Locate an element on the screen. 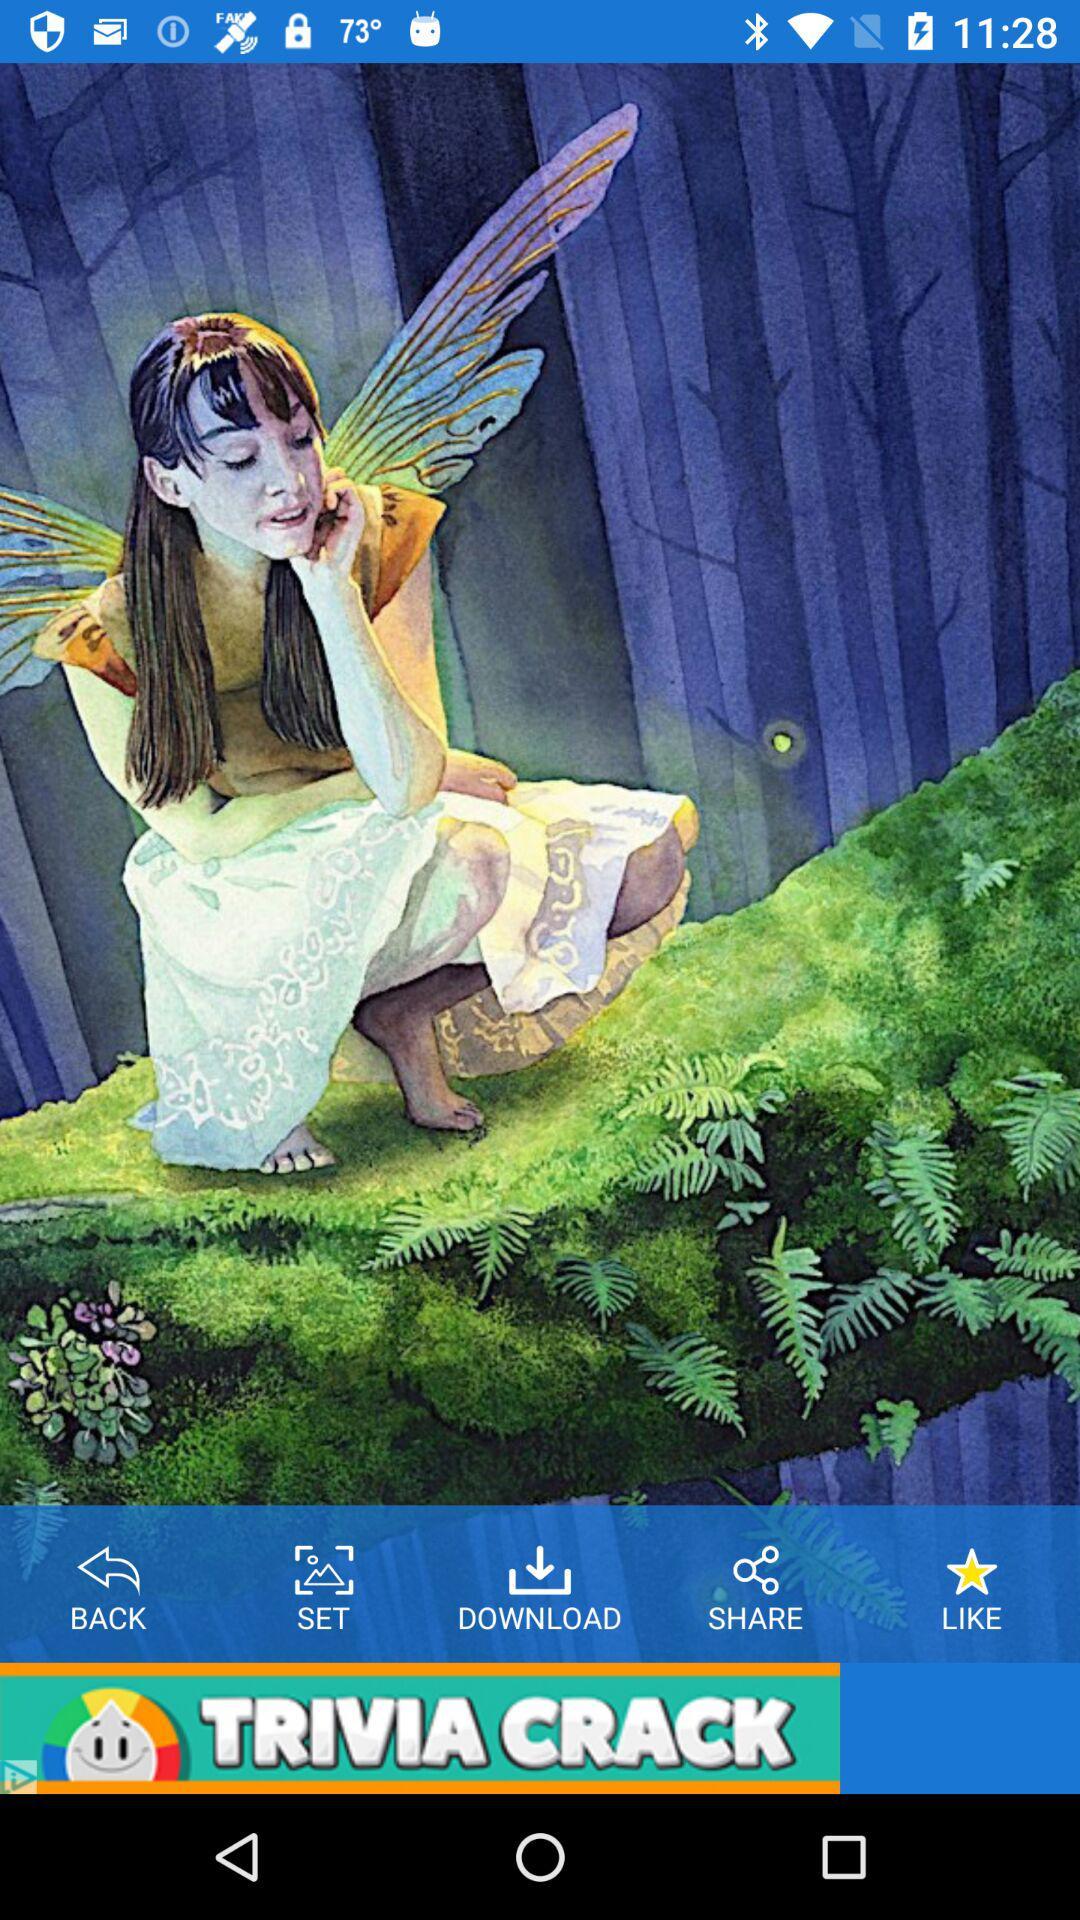 The width and height of the screenshot is (1080, 1920). back button is located at coordinates (108, 1562).